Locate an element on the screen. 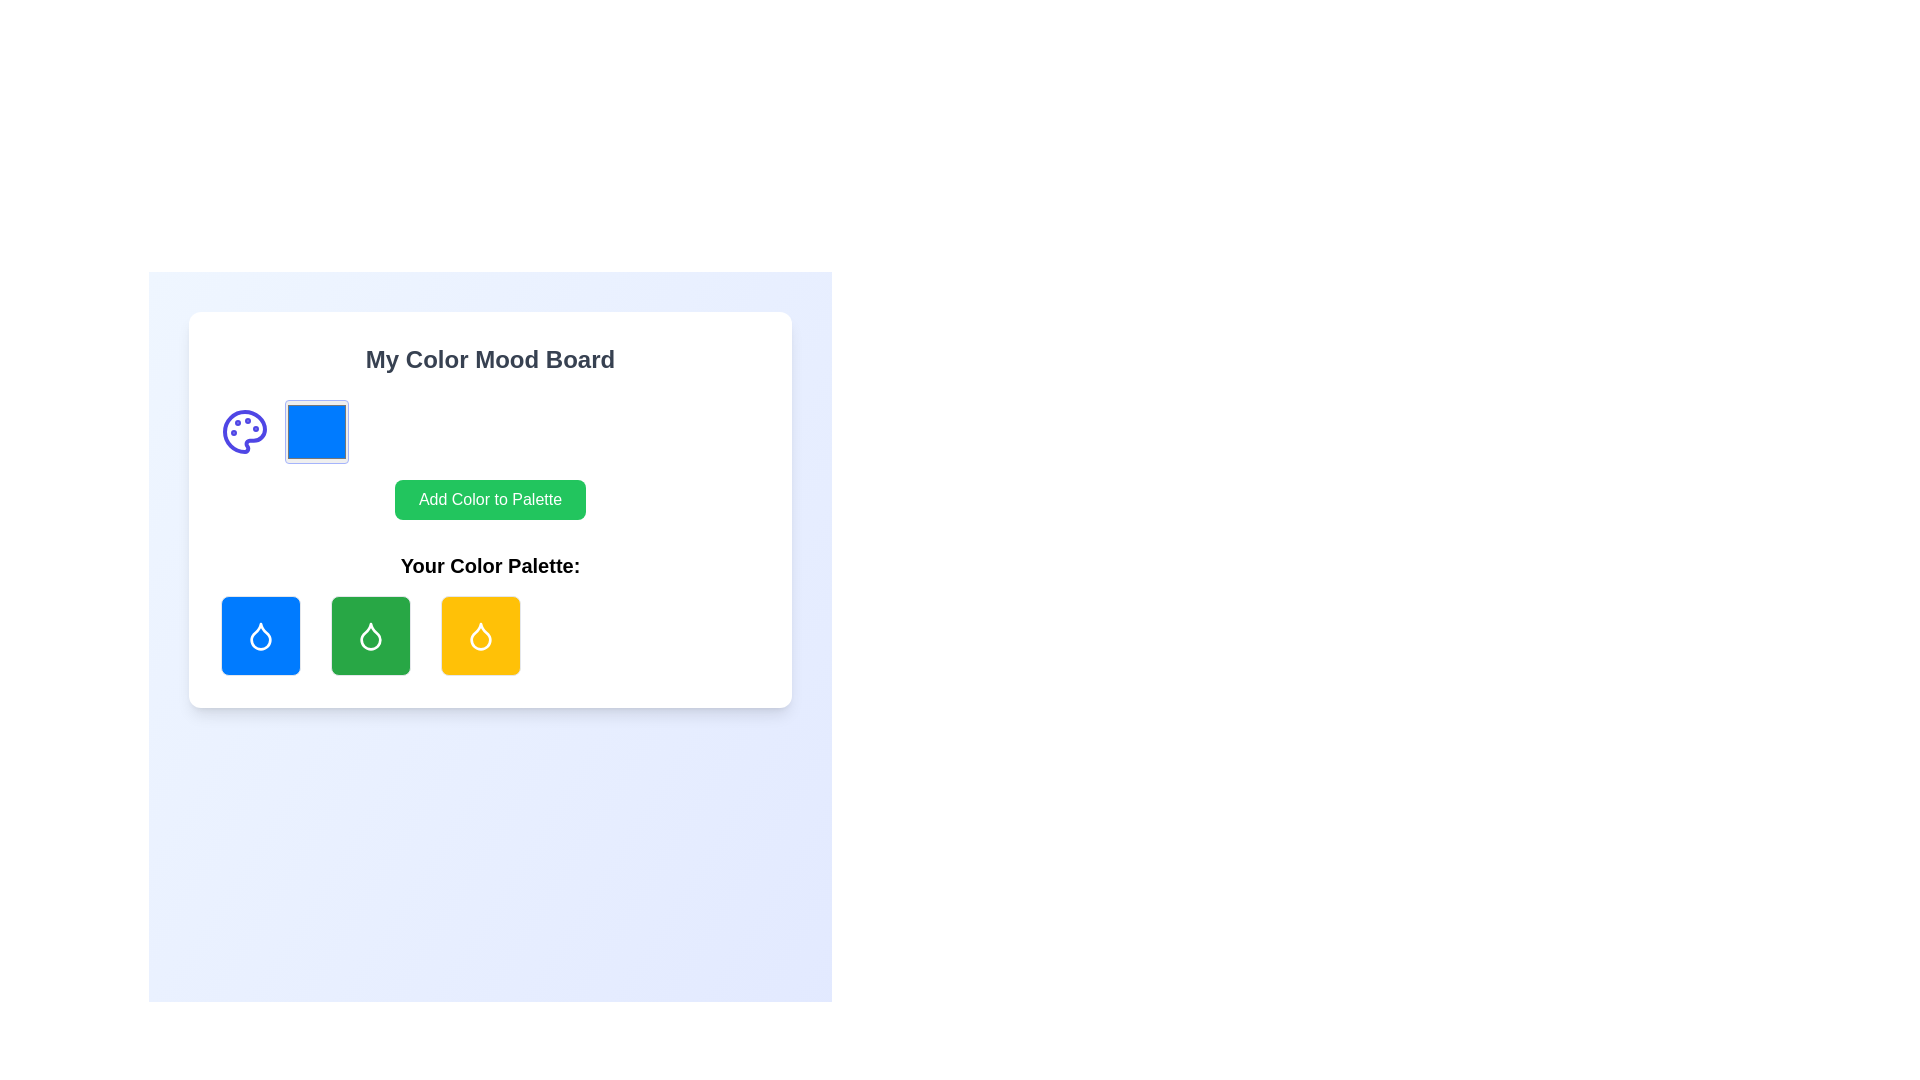 The height and width of the screenshot is (1080, 1920). the droplet-shaped icon with a white outline against a green rounded rectangle background located at the center of the 'Your Color Palette' row is located at coordinates (371, 636).